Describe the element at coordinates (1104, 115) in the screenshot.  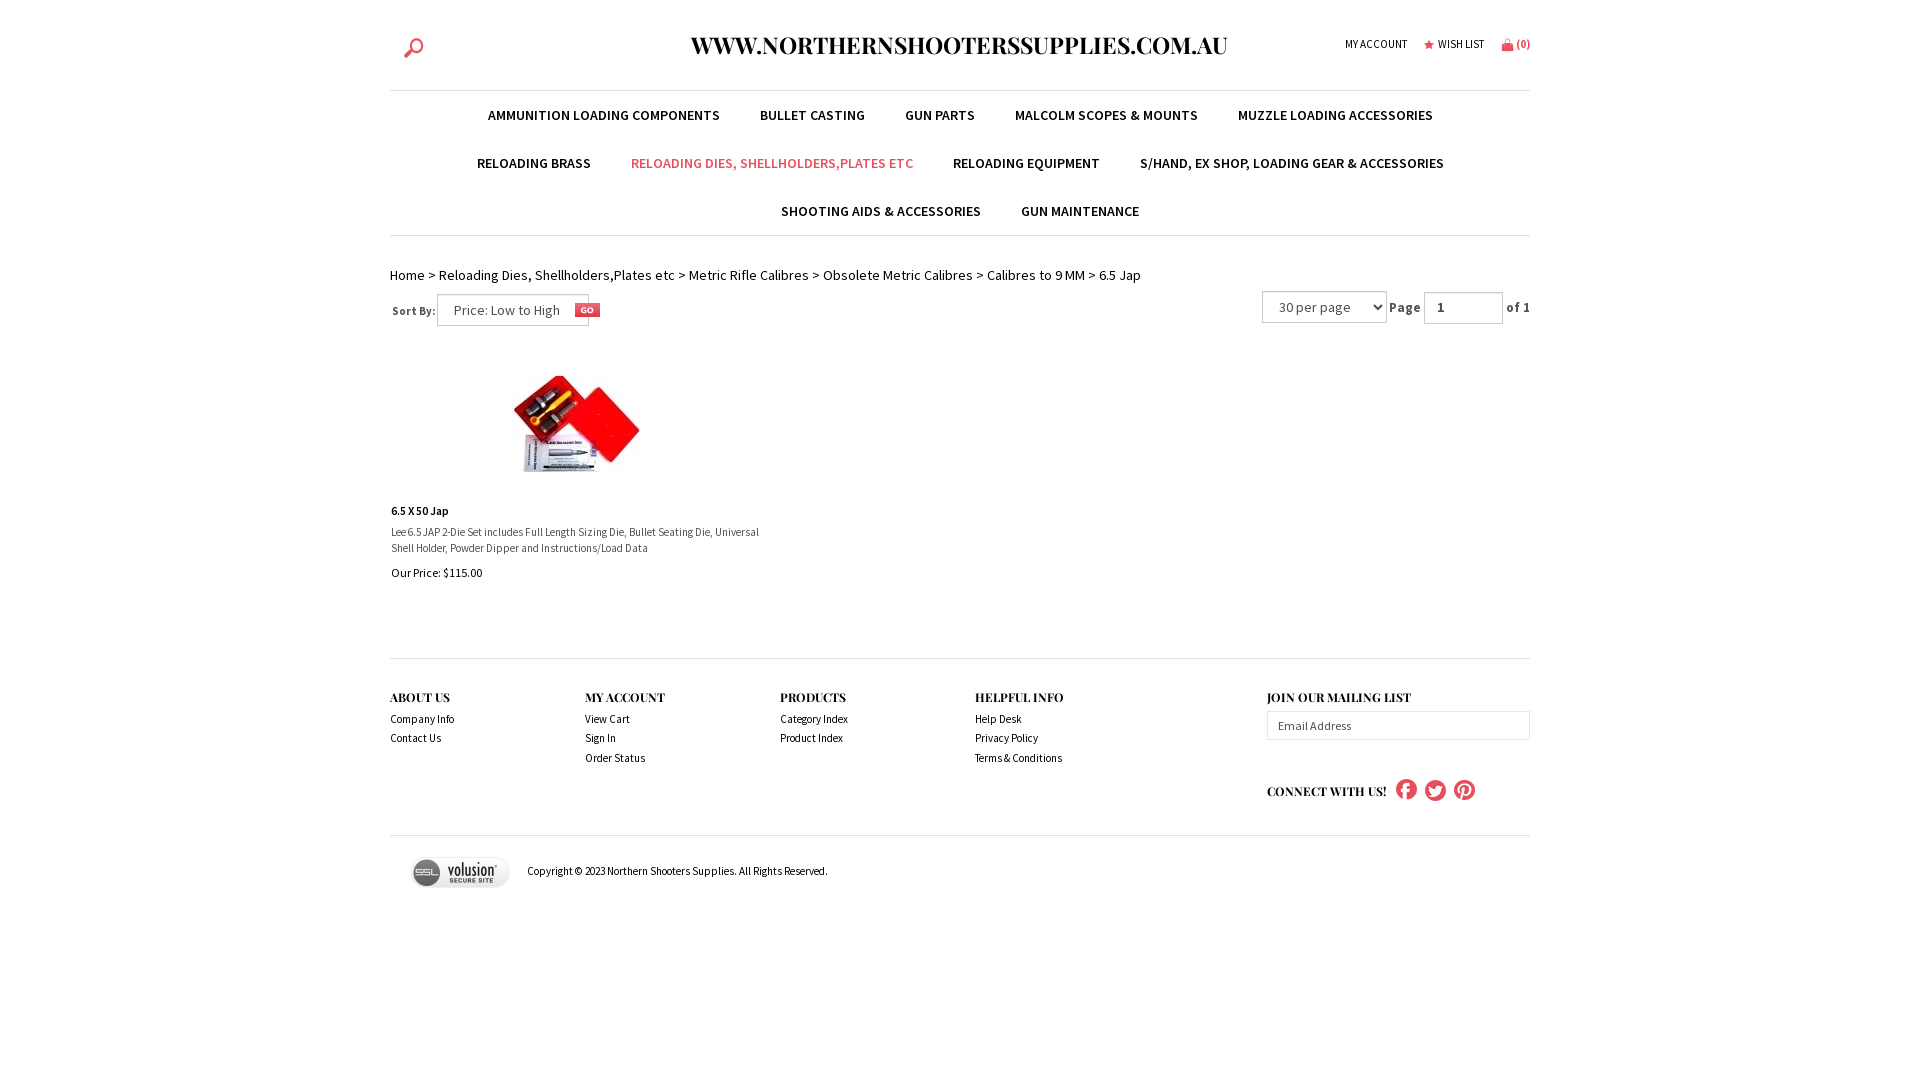
I see `'MALCOLM SCOPES & MOUNTS'` at that location.